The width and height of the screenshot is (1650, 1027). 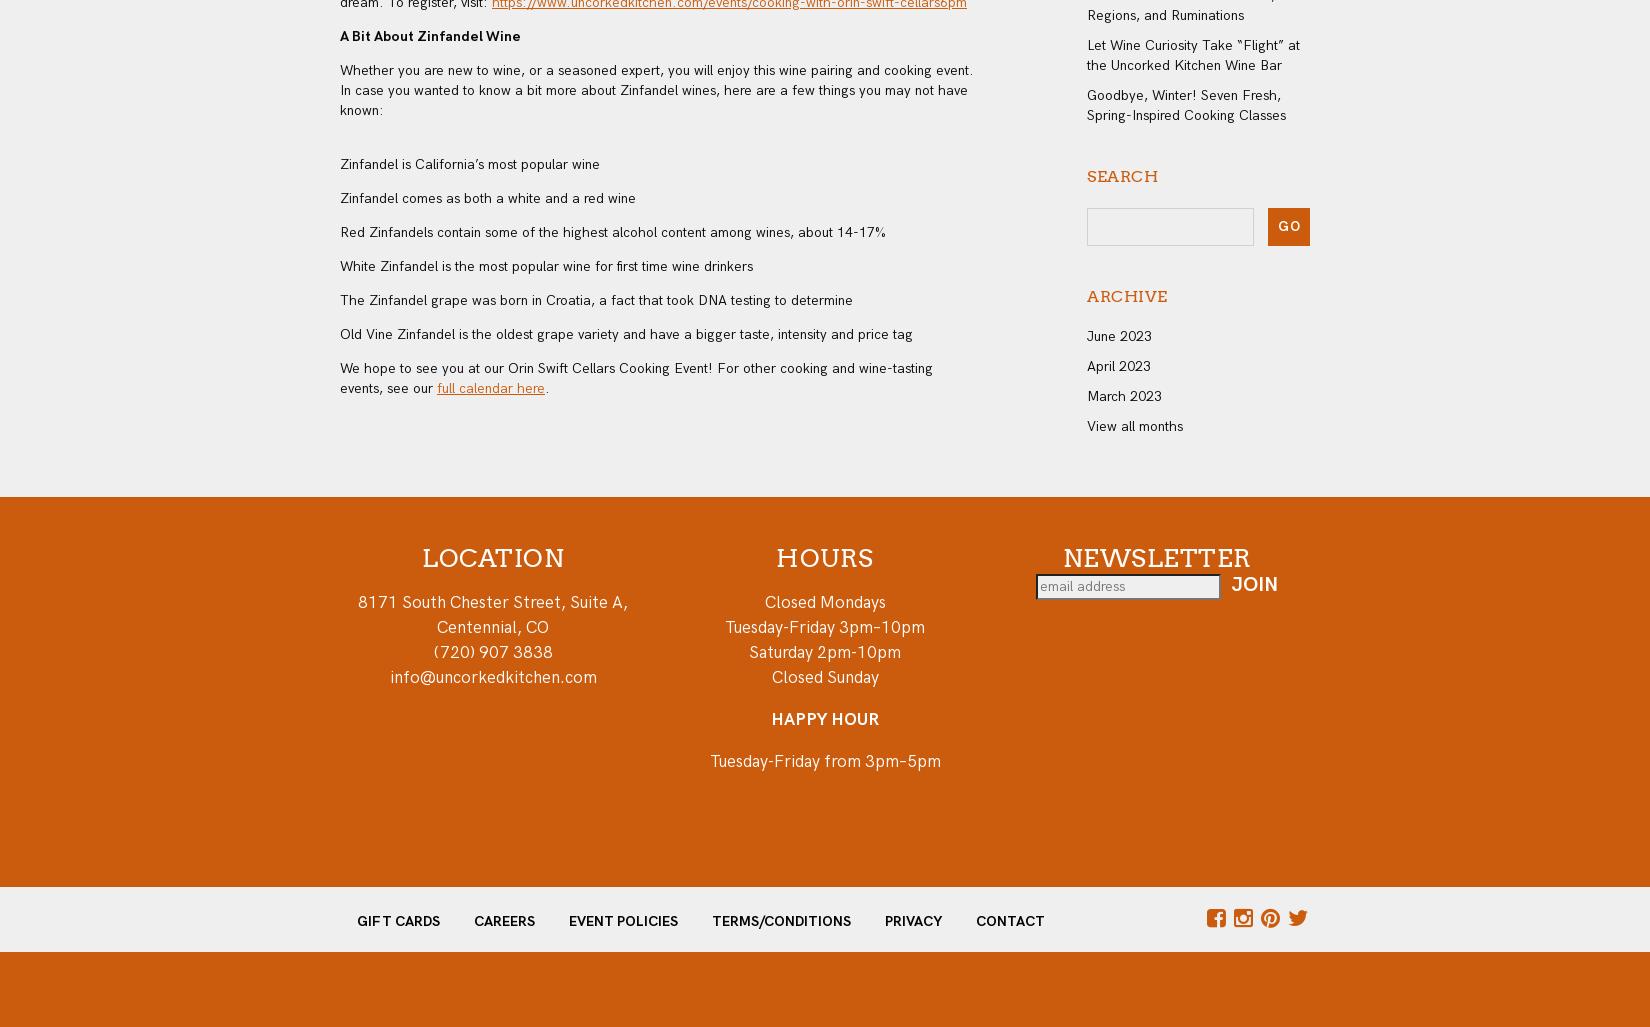 I want to click on 'HAPPY HOUR', so click(x=825, y=719).